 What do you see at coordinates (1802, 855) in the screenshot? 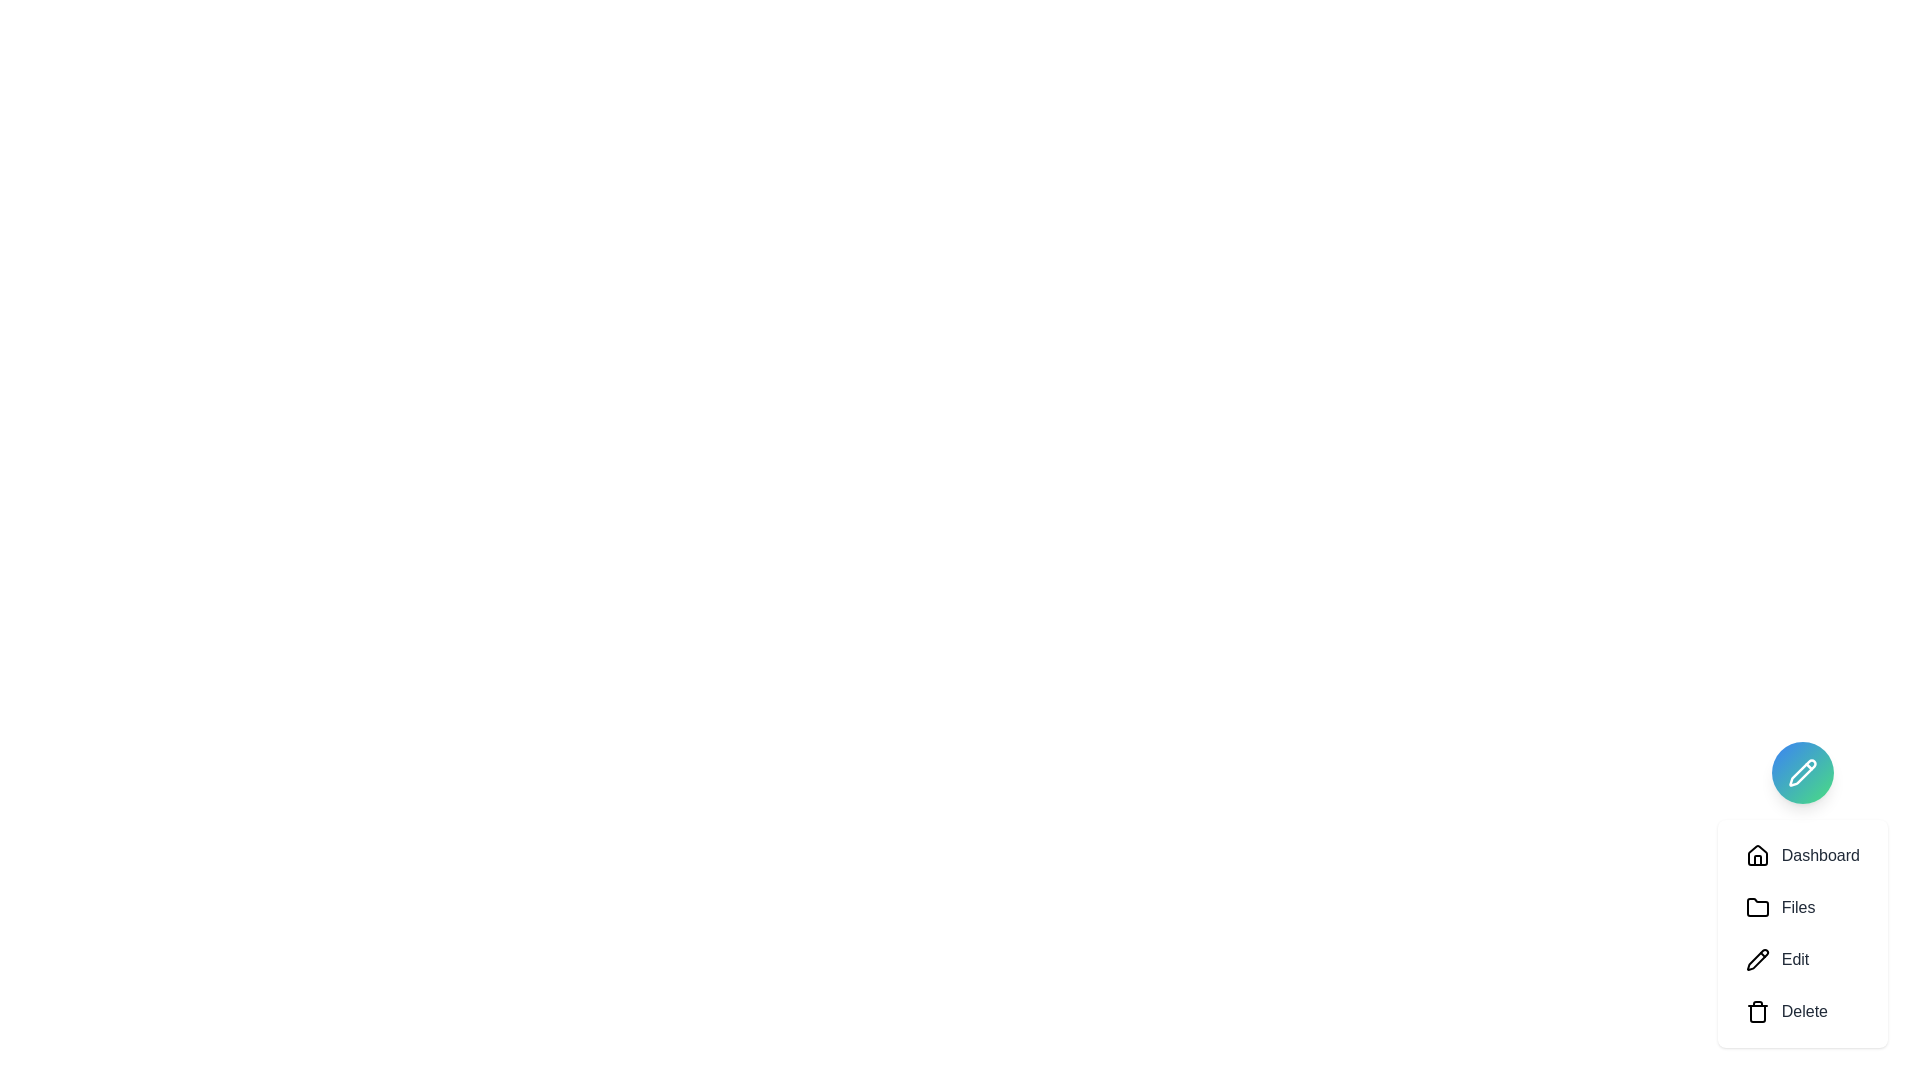
I see `the option Dashboard from the speed dial menu` at bounding box center [1802, 855].